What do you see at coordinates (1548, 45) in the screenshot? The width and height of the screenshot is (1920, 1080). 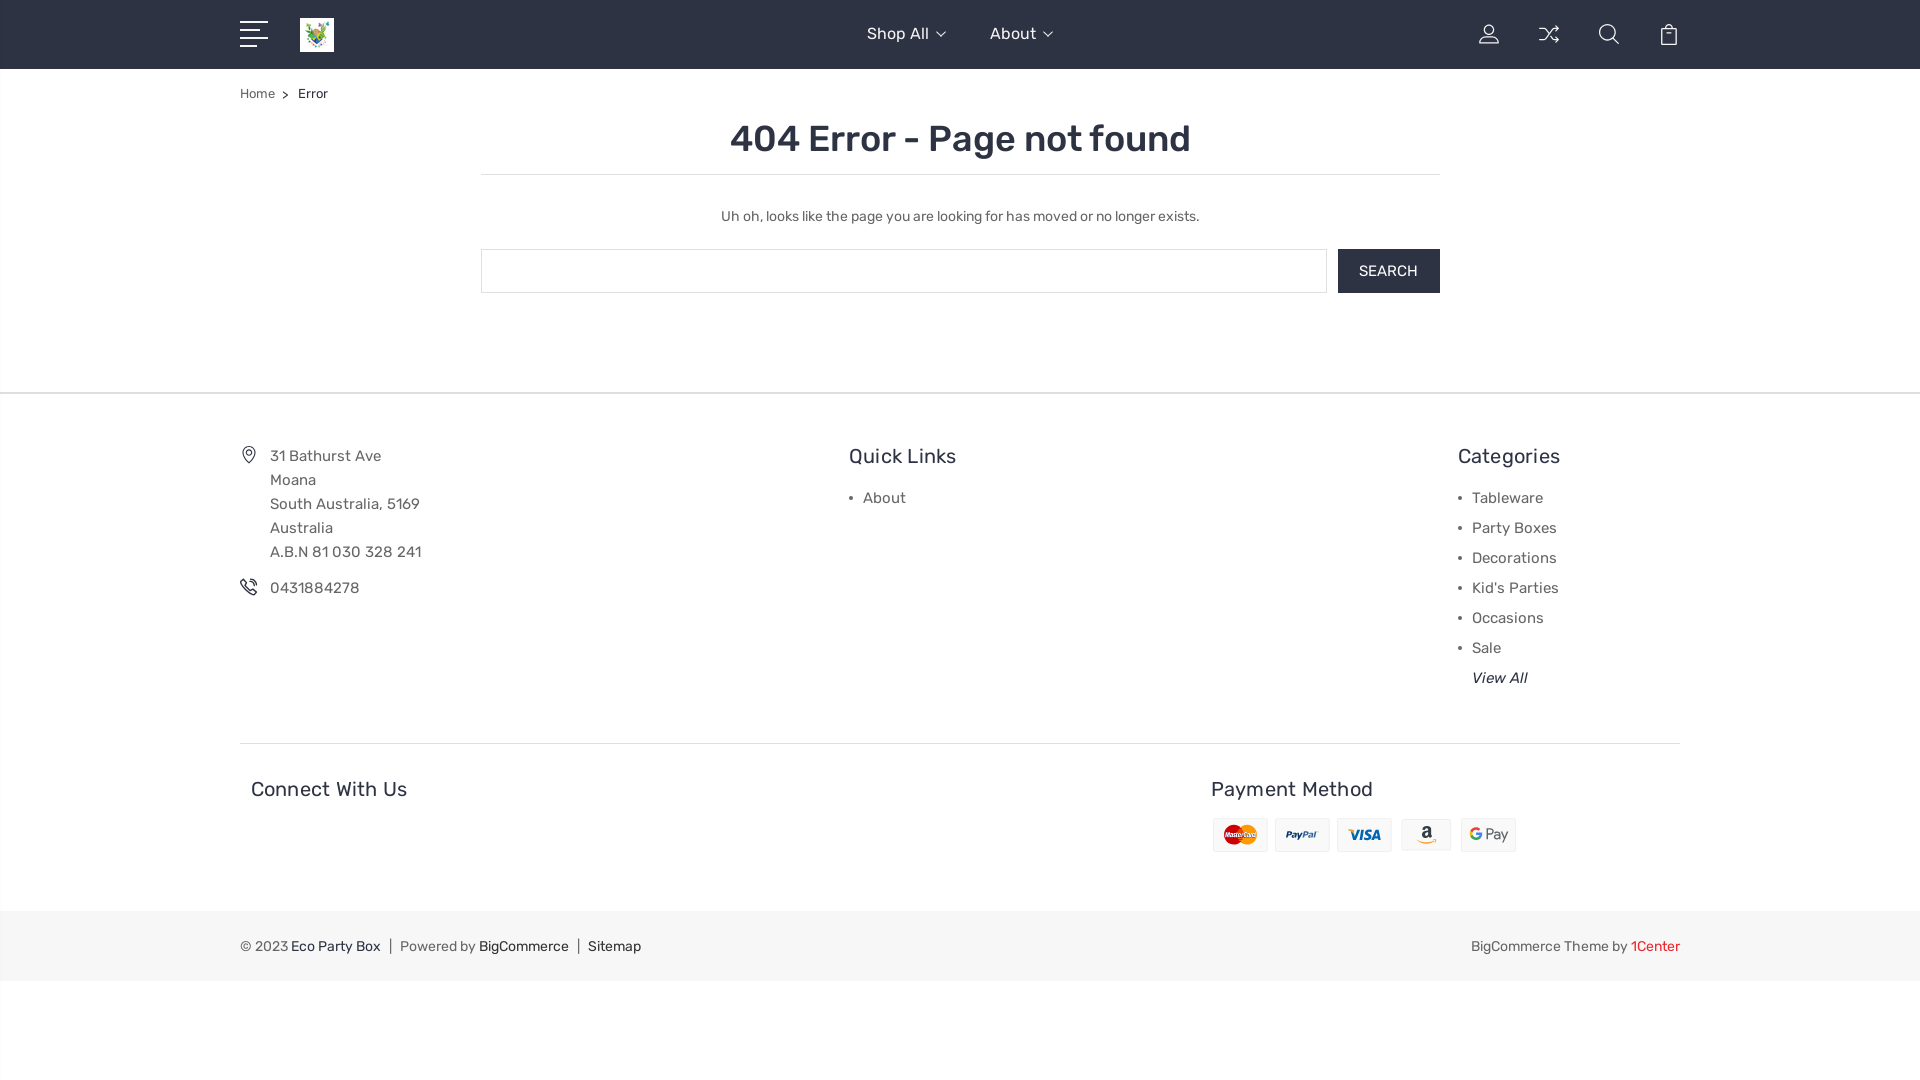 I see `'Compare'` at bounding box center [1548, 45].